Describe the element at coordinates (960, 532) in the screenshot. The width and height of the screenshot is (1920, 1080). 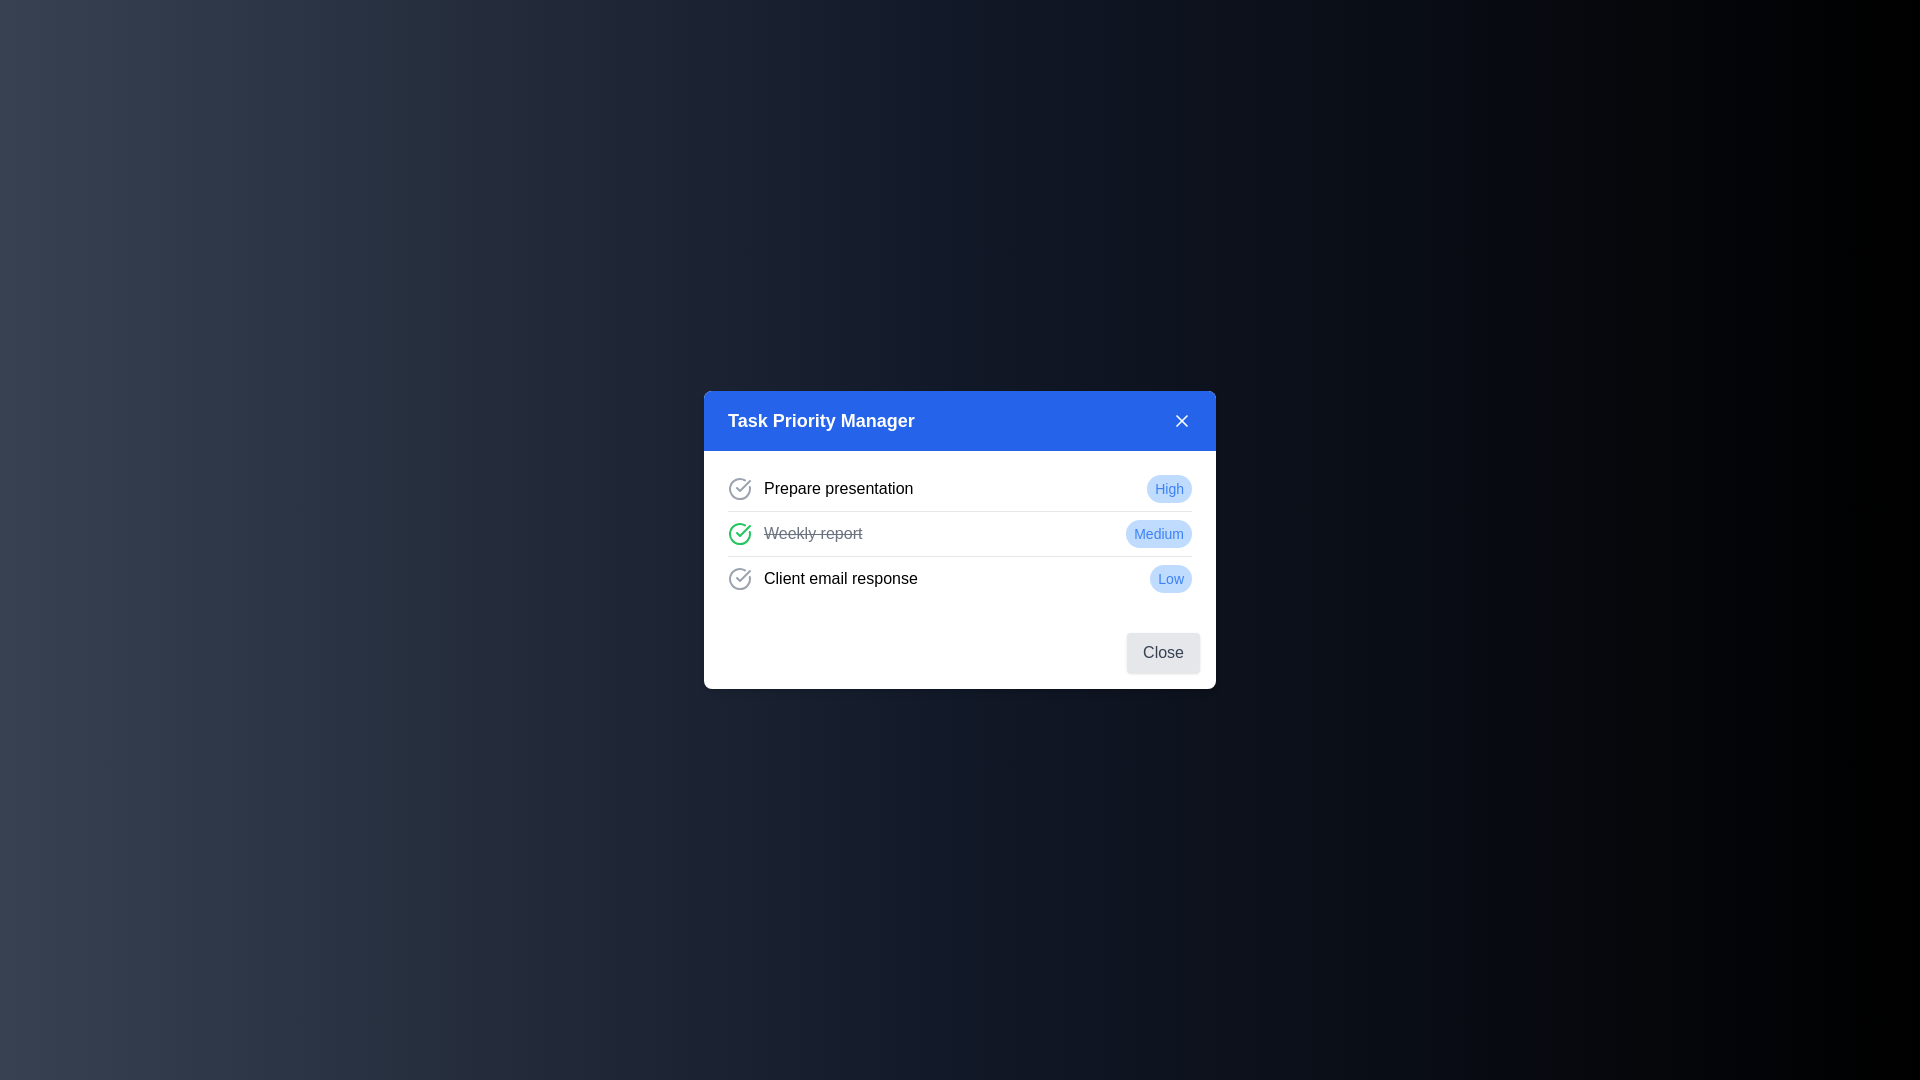
I see `the task list item labeled 'Weekly report' with a 'Medium' priority in the task management interface` at that location.